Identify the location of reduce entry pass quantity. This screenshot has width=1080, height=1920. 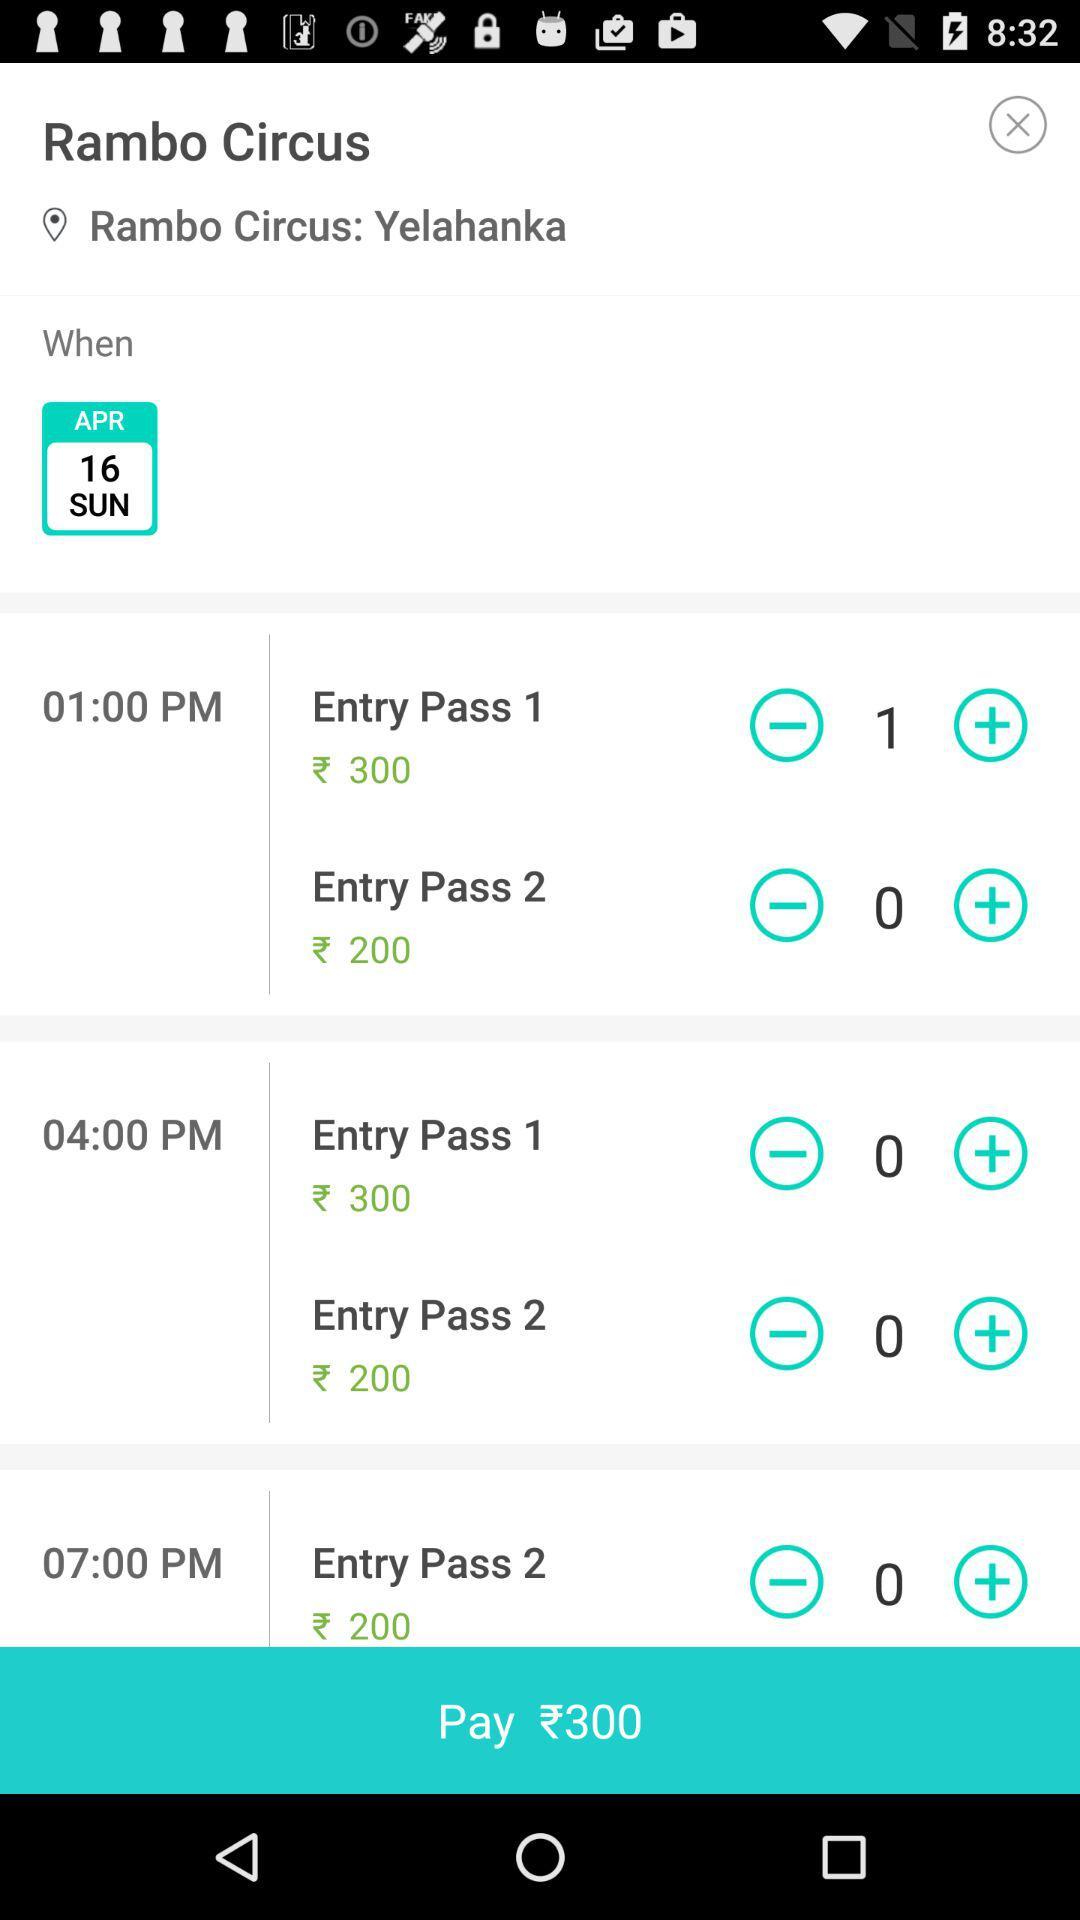
(785, 1153).